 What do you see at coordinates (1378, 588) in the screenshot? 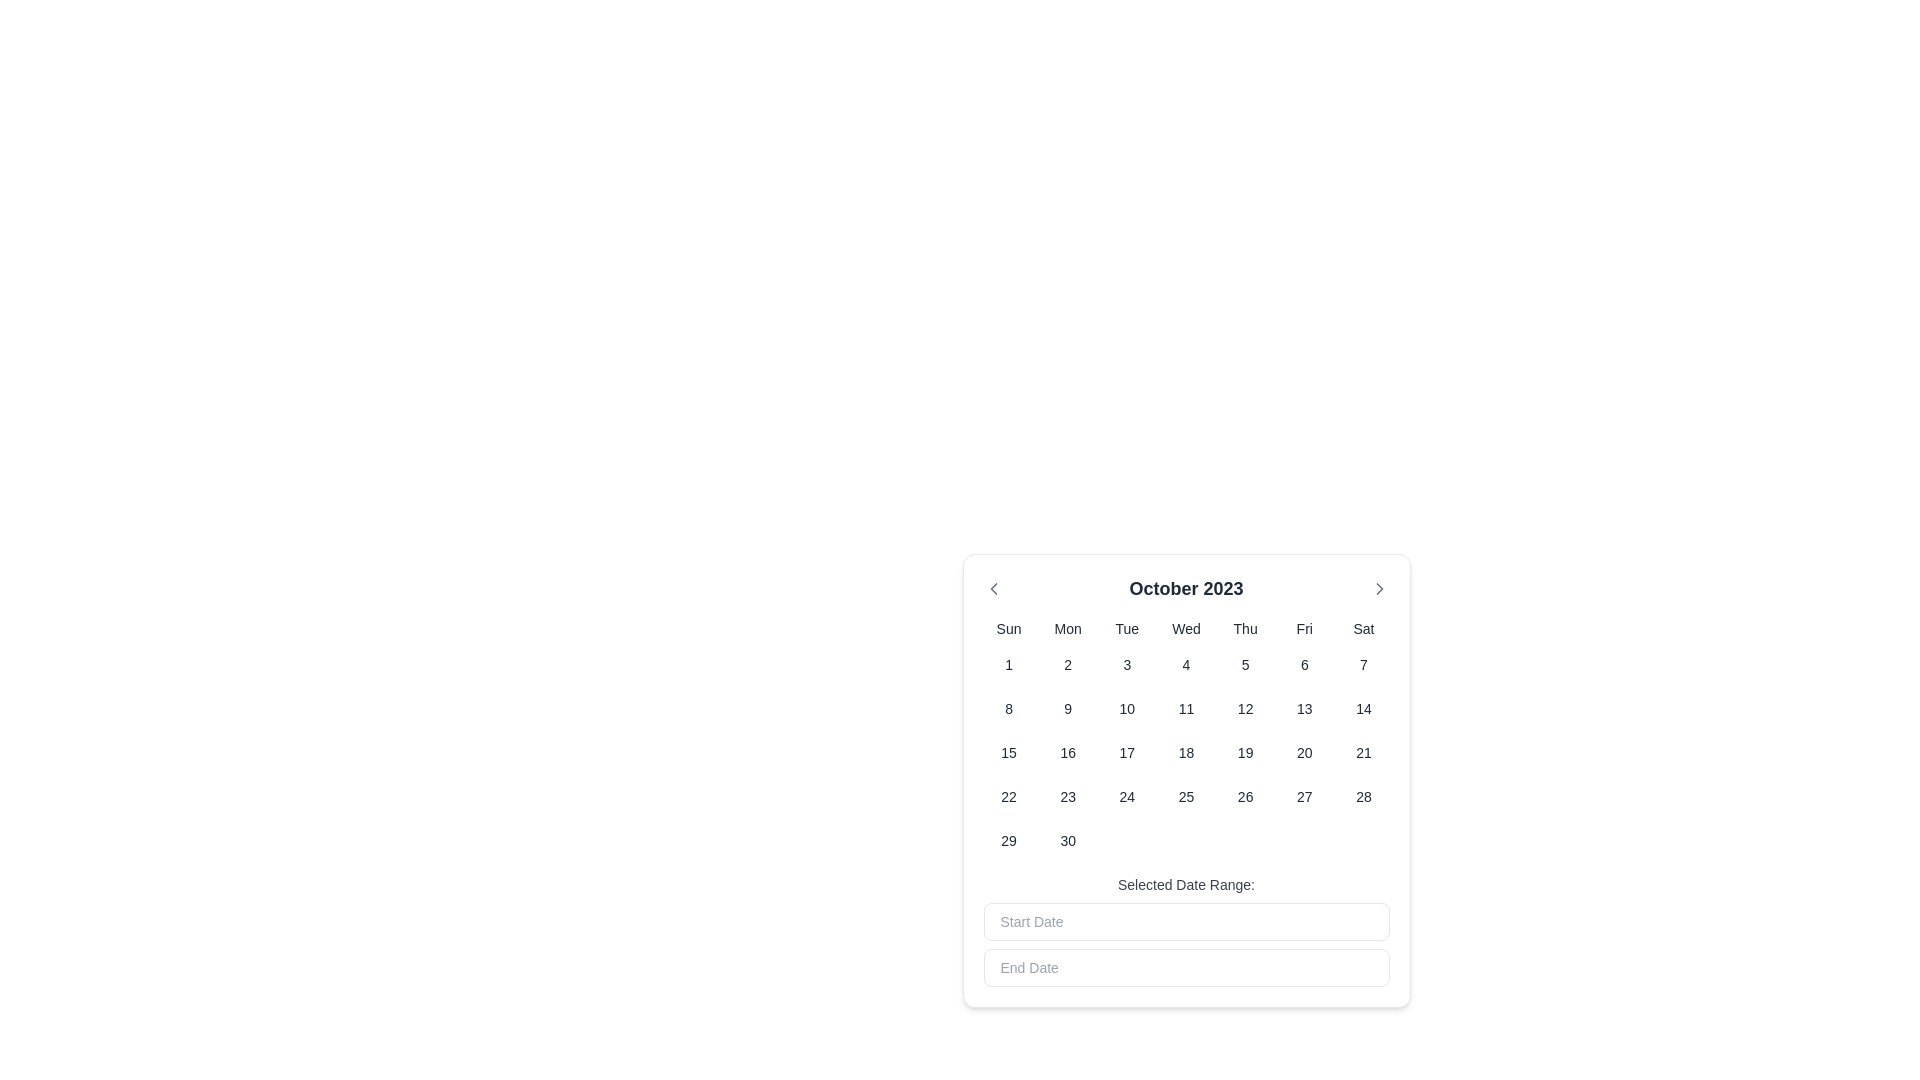
I see `the right-facing chevron icon located in the upper-right section of the calendar widget` at bounding box center [1378, 588].